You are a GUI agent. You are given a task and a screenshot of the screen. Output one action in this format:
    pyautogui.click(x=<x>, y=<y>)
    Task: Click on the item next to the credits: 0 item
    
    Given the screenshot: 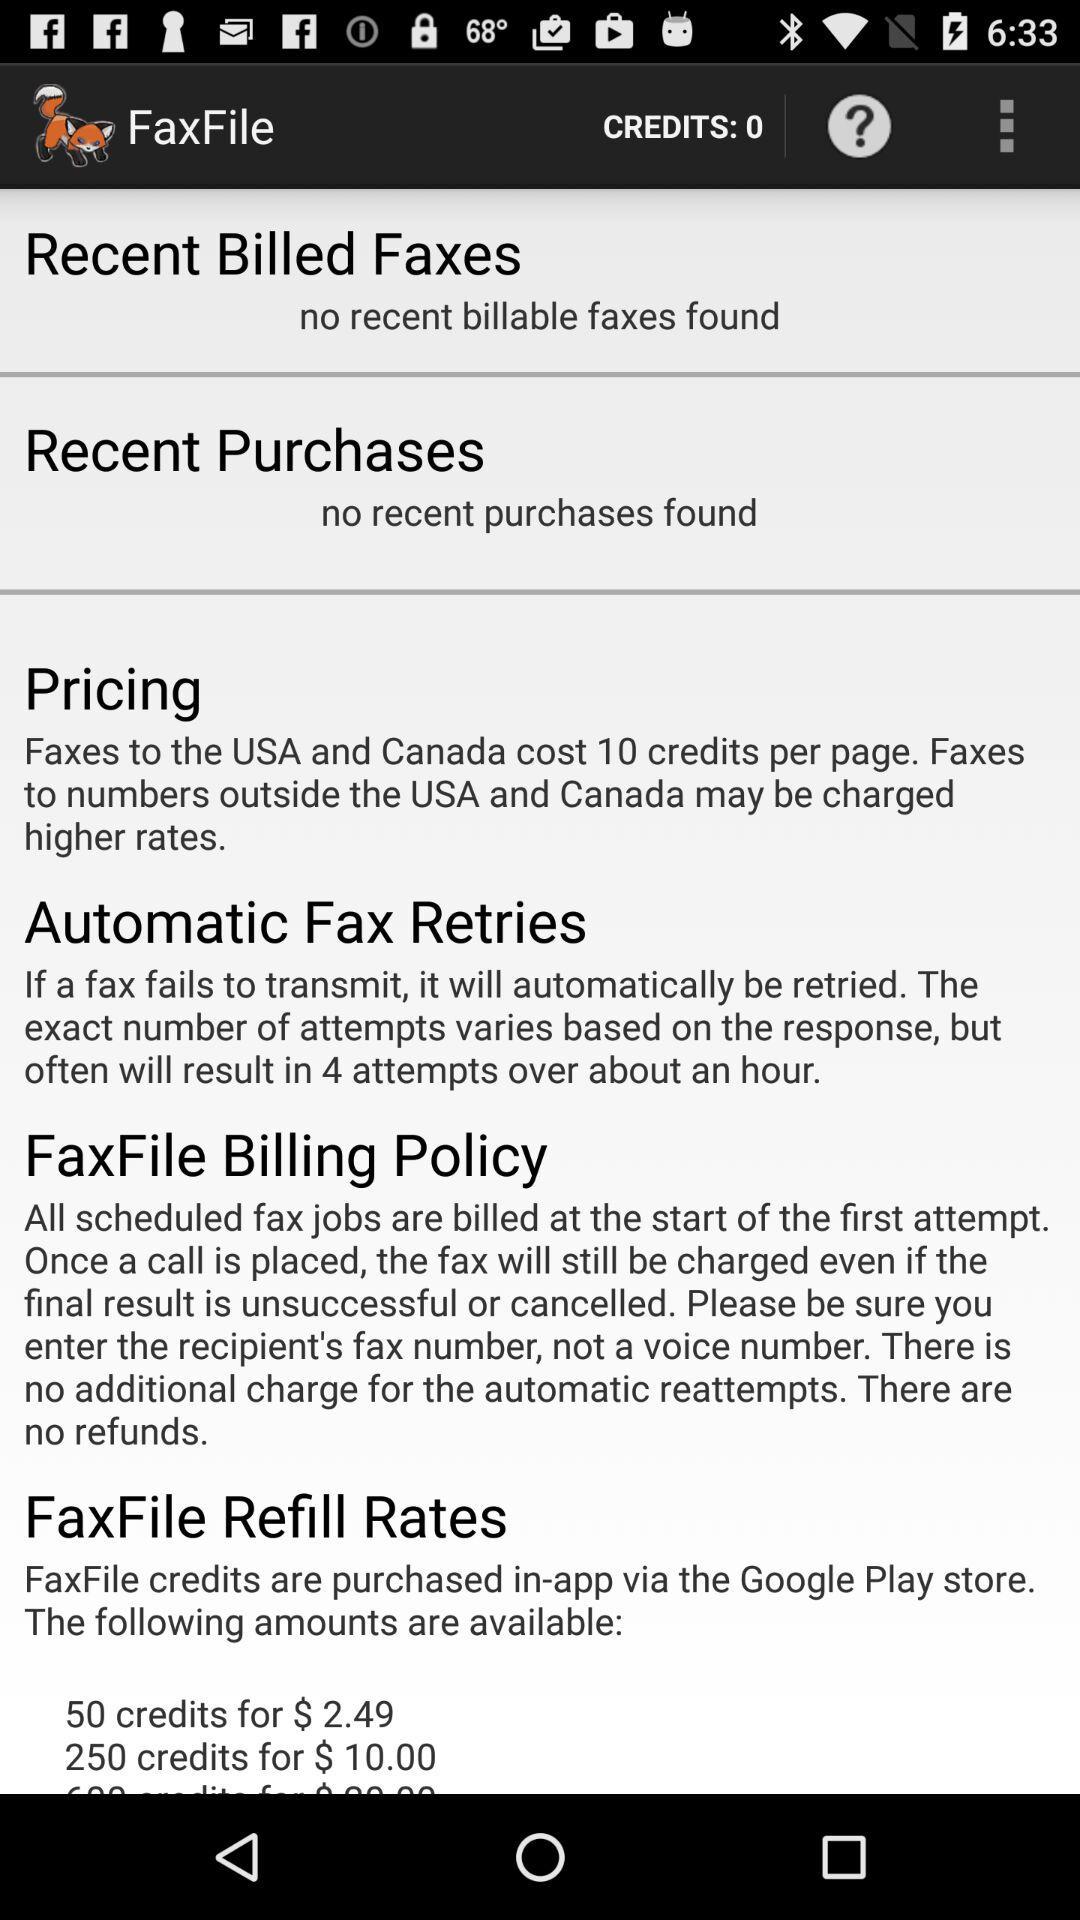 What is the action you would take?
    pyautogui.click(x=858, y=124)
    